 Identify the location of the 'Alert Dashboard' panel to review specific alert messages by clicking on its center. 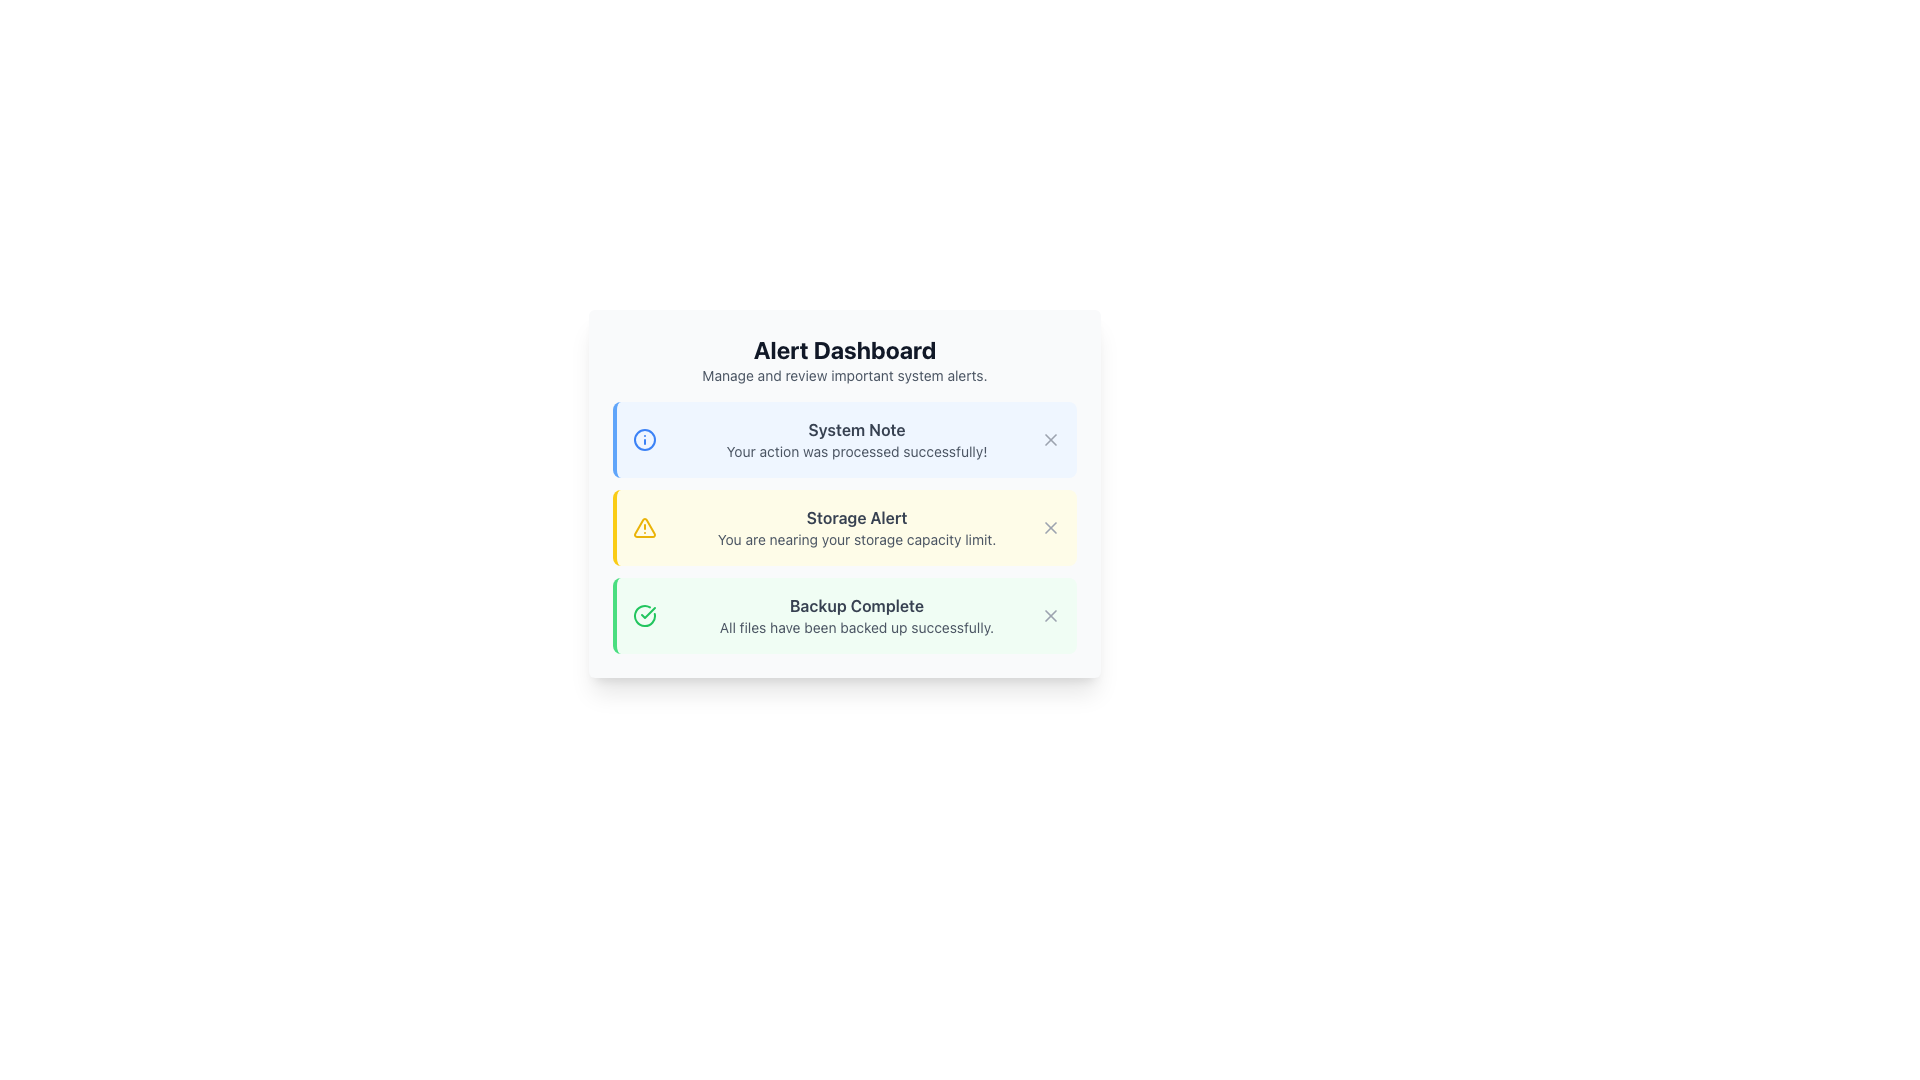
(844, 493).